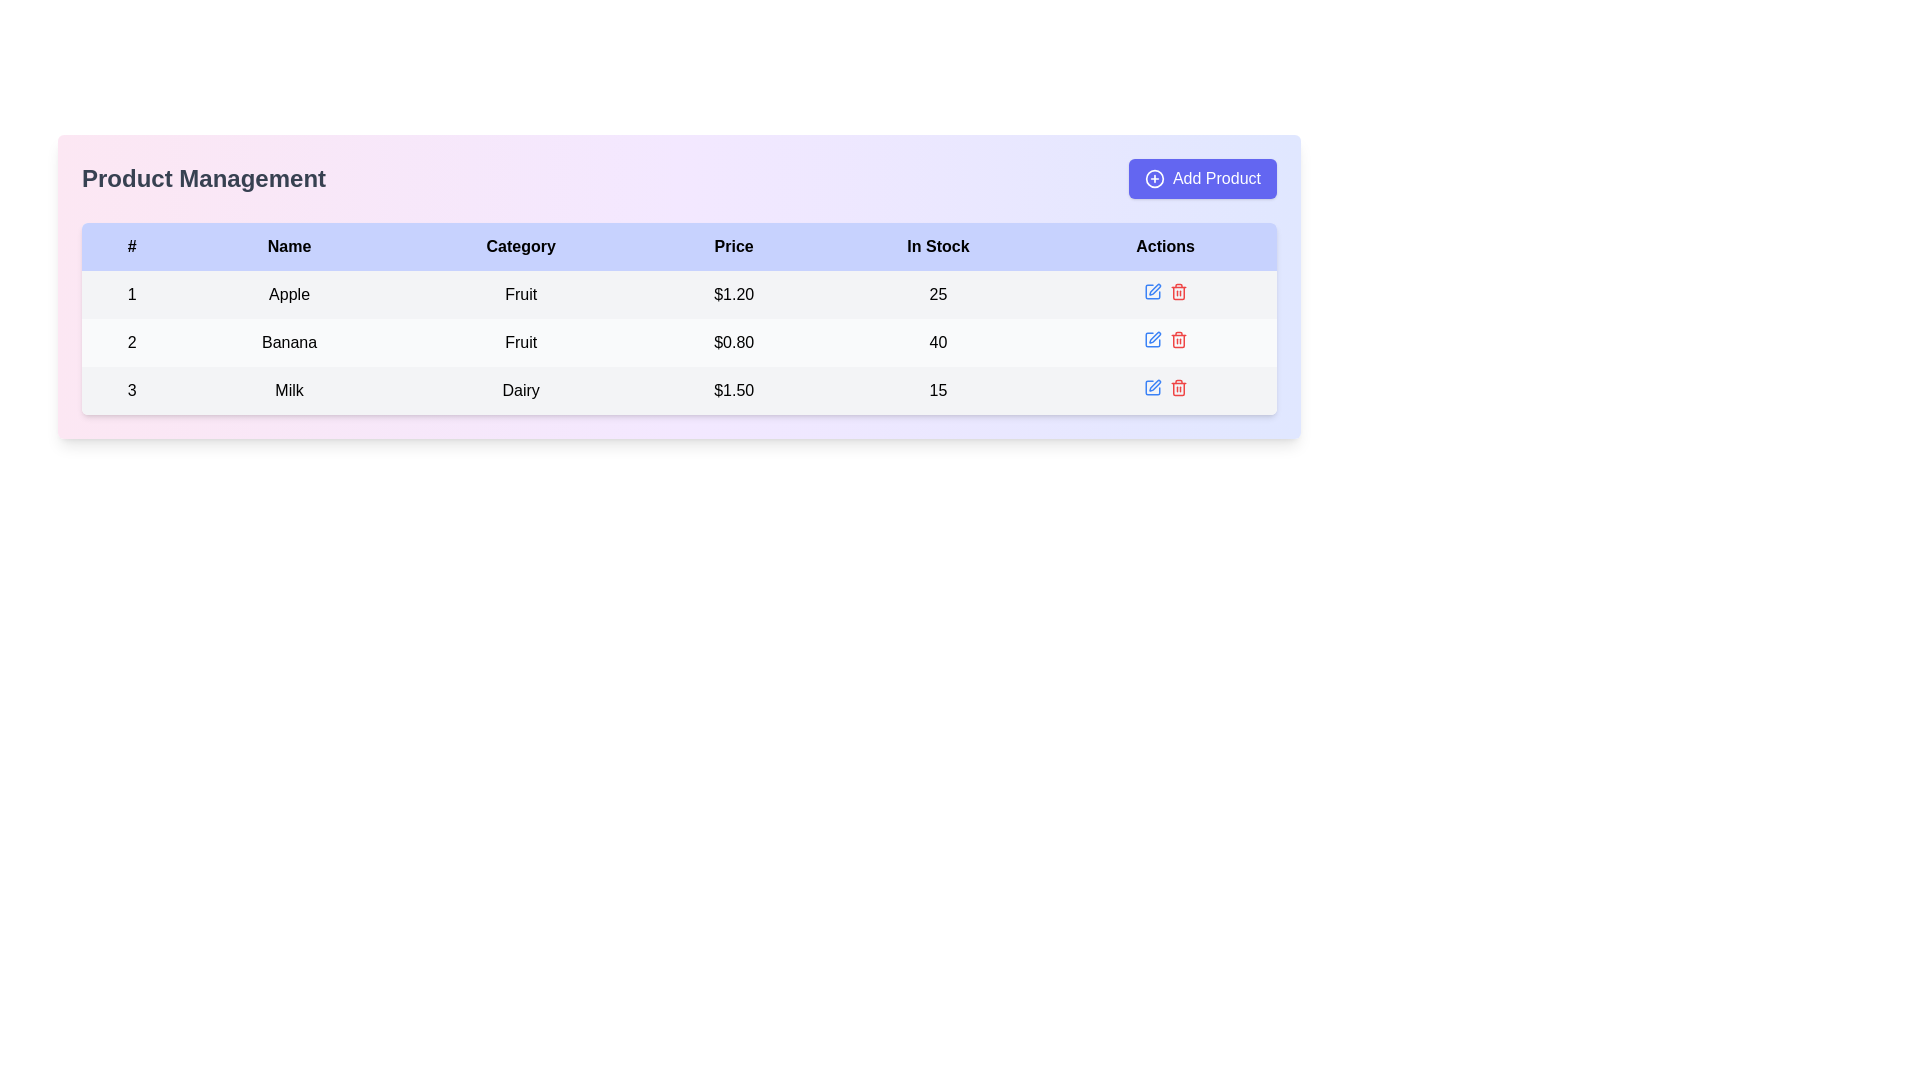  What do you see at coordinates (1154, 177) in the screenshot?
I see `the circular 'Add Product' icon located to the left of the 'Add Product' button at the top-right corner of the interface to interact with the button` at bounding box center [1154, 177].